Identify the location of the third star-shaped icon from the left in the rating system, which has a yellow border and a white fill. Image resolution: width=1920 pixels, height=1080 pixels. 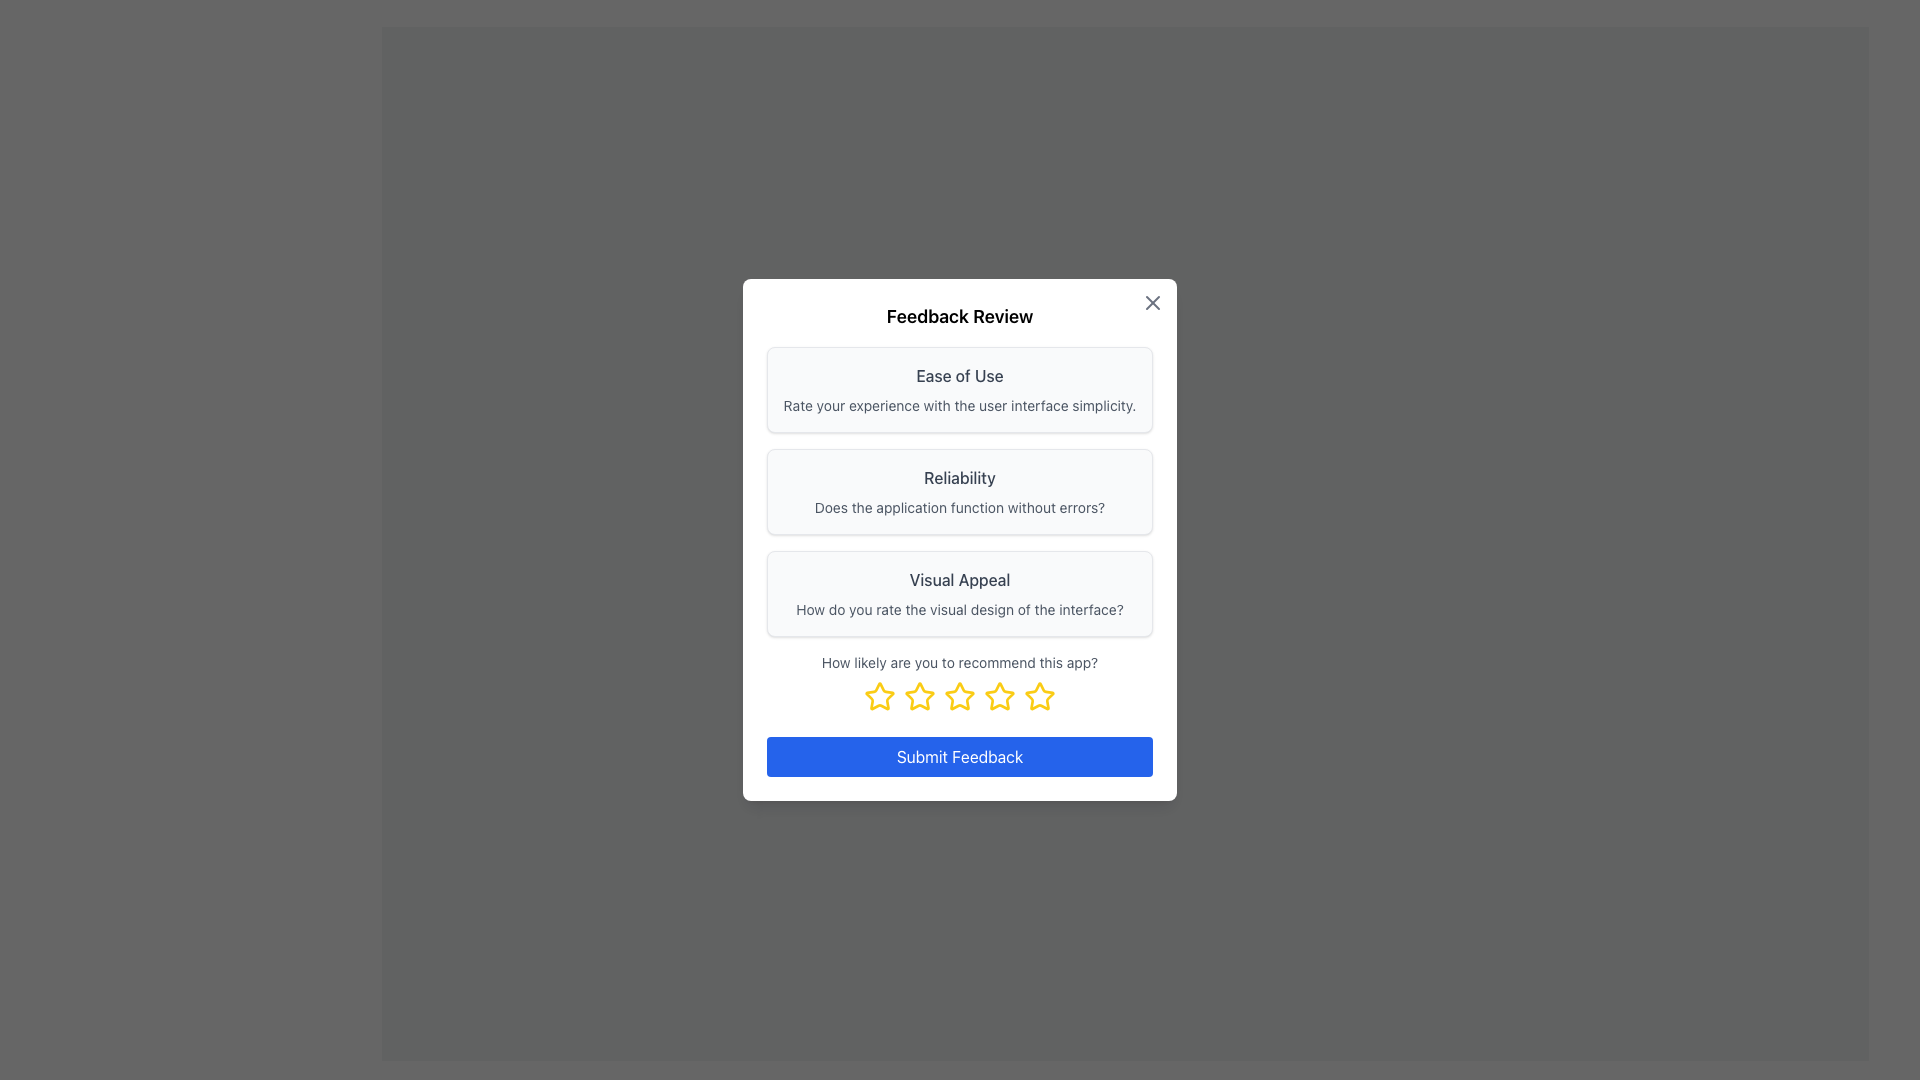
(960, 695).